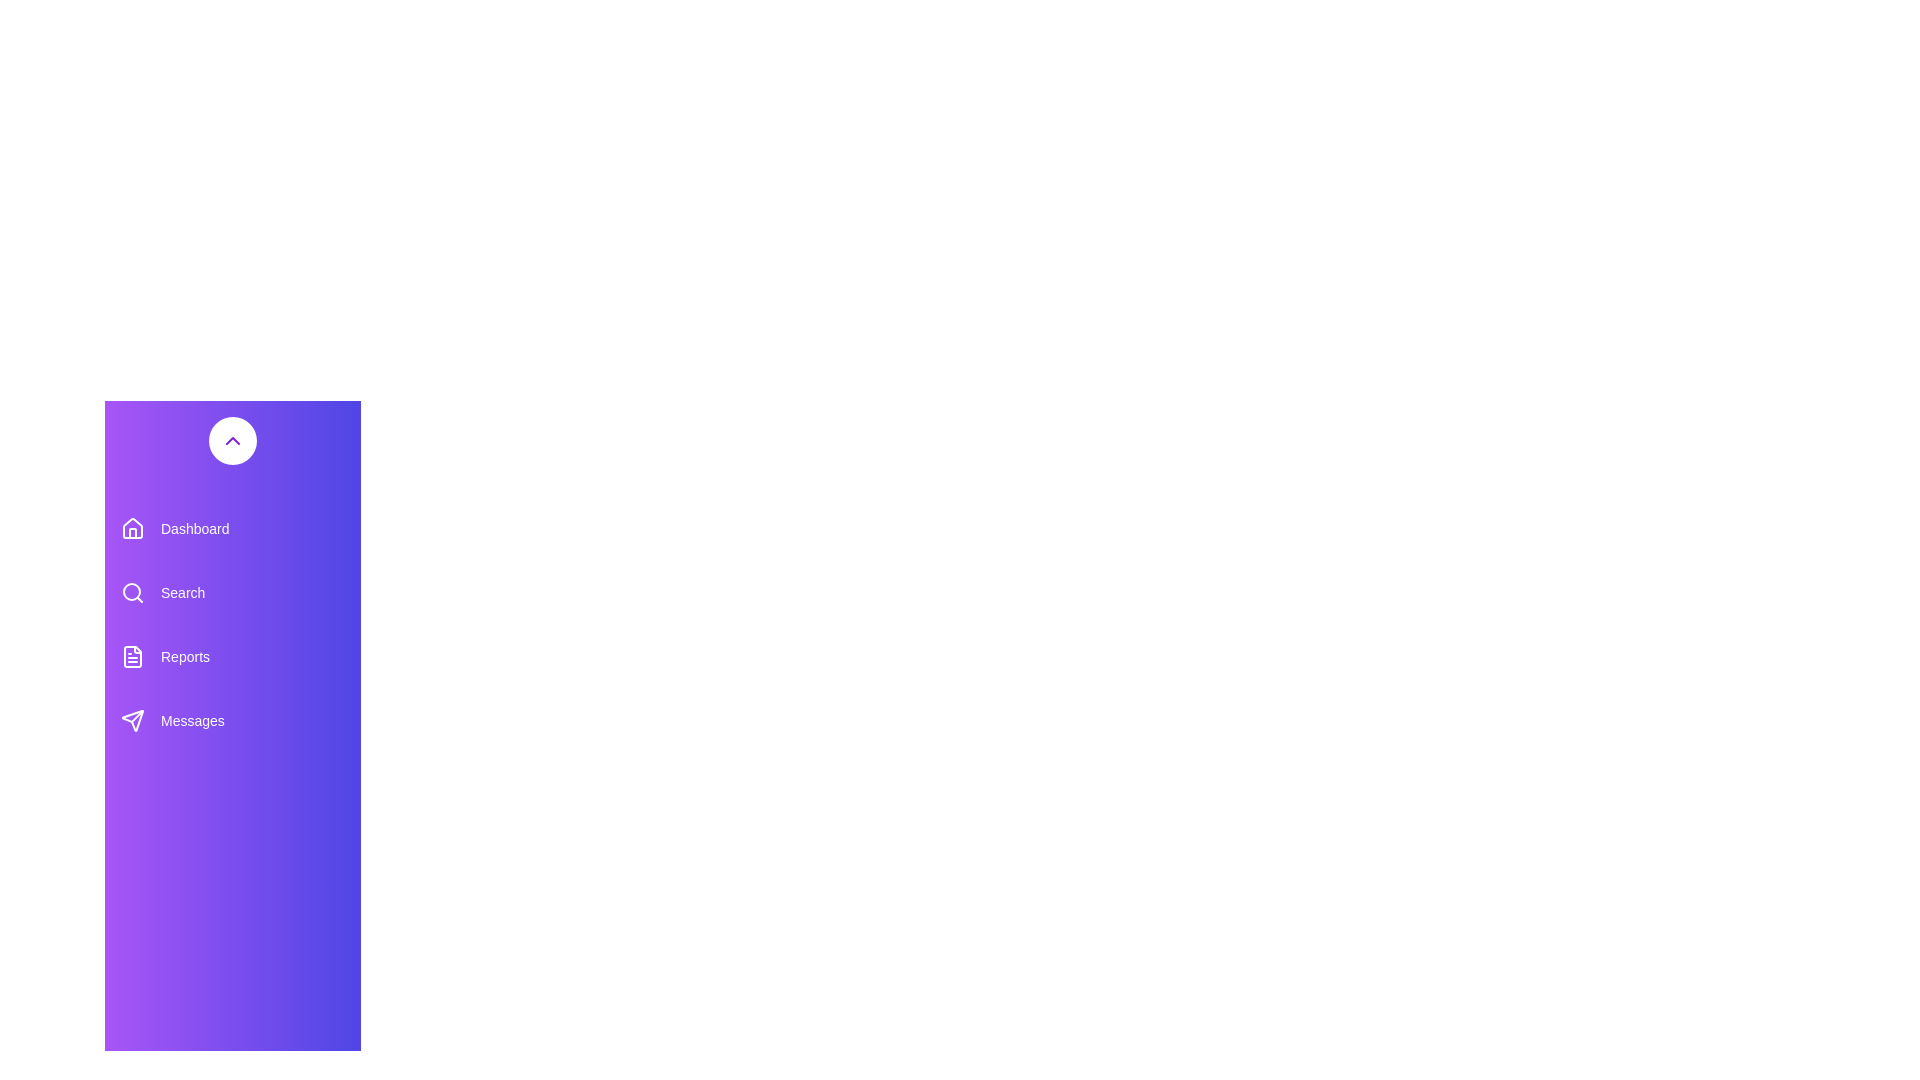 This screenshot has width=1920, height=1080. What do you see at coordinates (233, 592) in the screenshot?
I see `the navigation button located below the 'Dashboard' item and above the 'Reports' item in the vertical menu` at bounding box center [233, 592].